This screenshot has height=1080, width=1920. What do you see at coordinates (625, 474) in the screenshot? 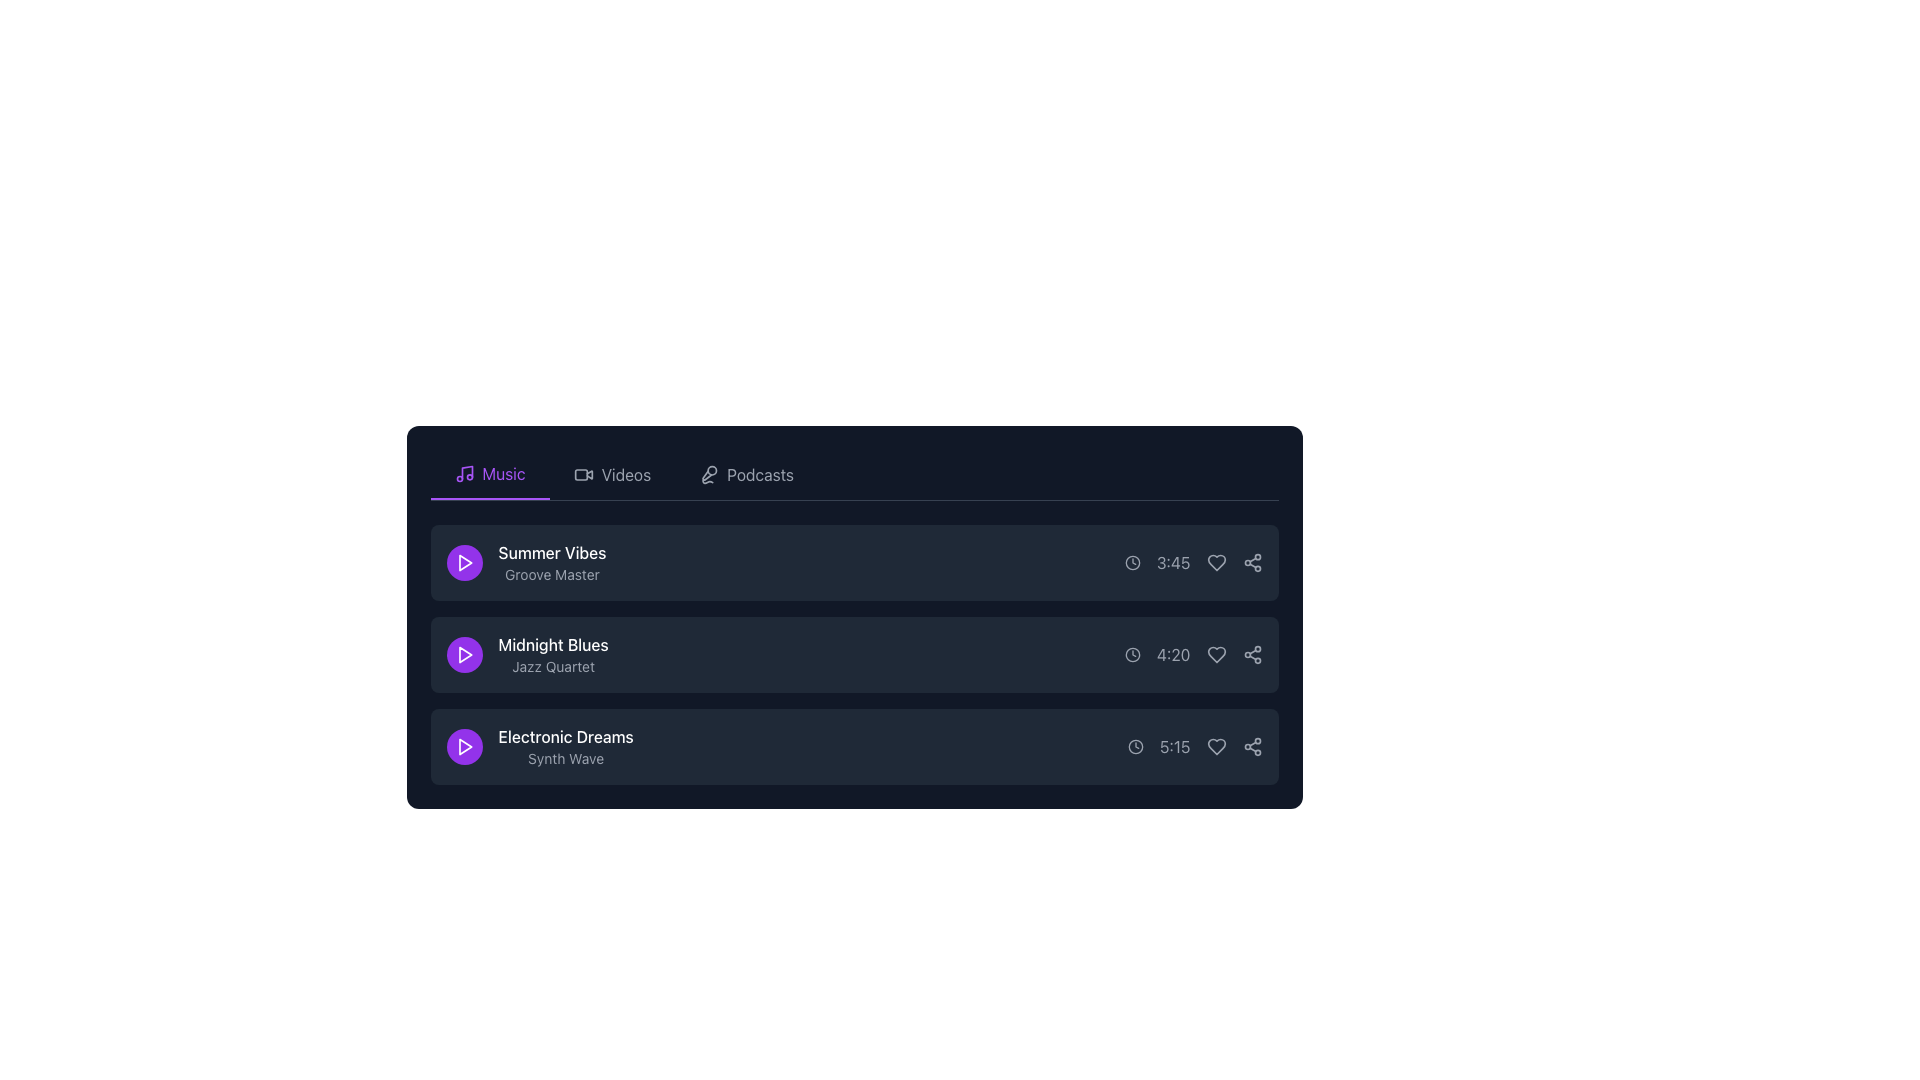
I see `the text label in the navigation bar that is the second item from the left, immediately after the 'Music' tab` at bounding box center [625, 474].